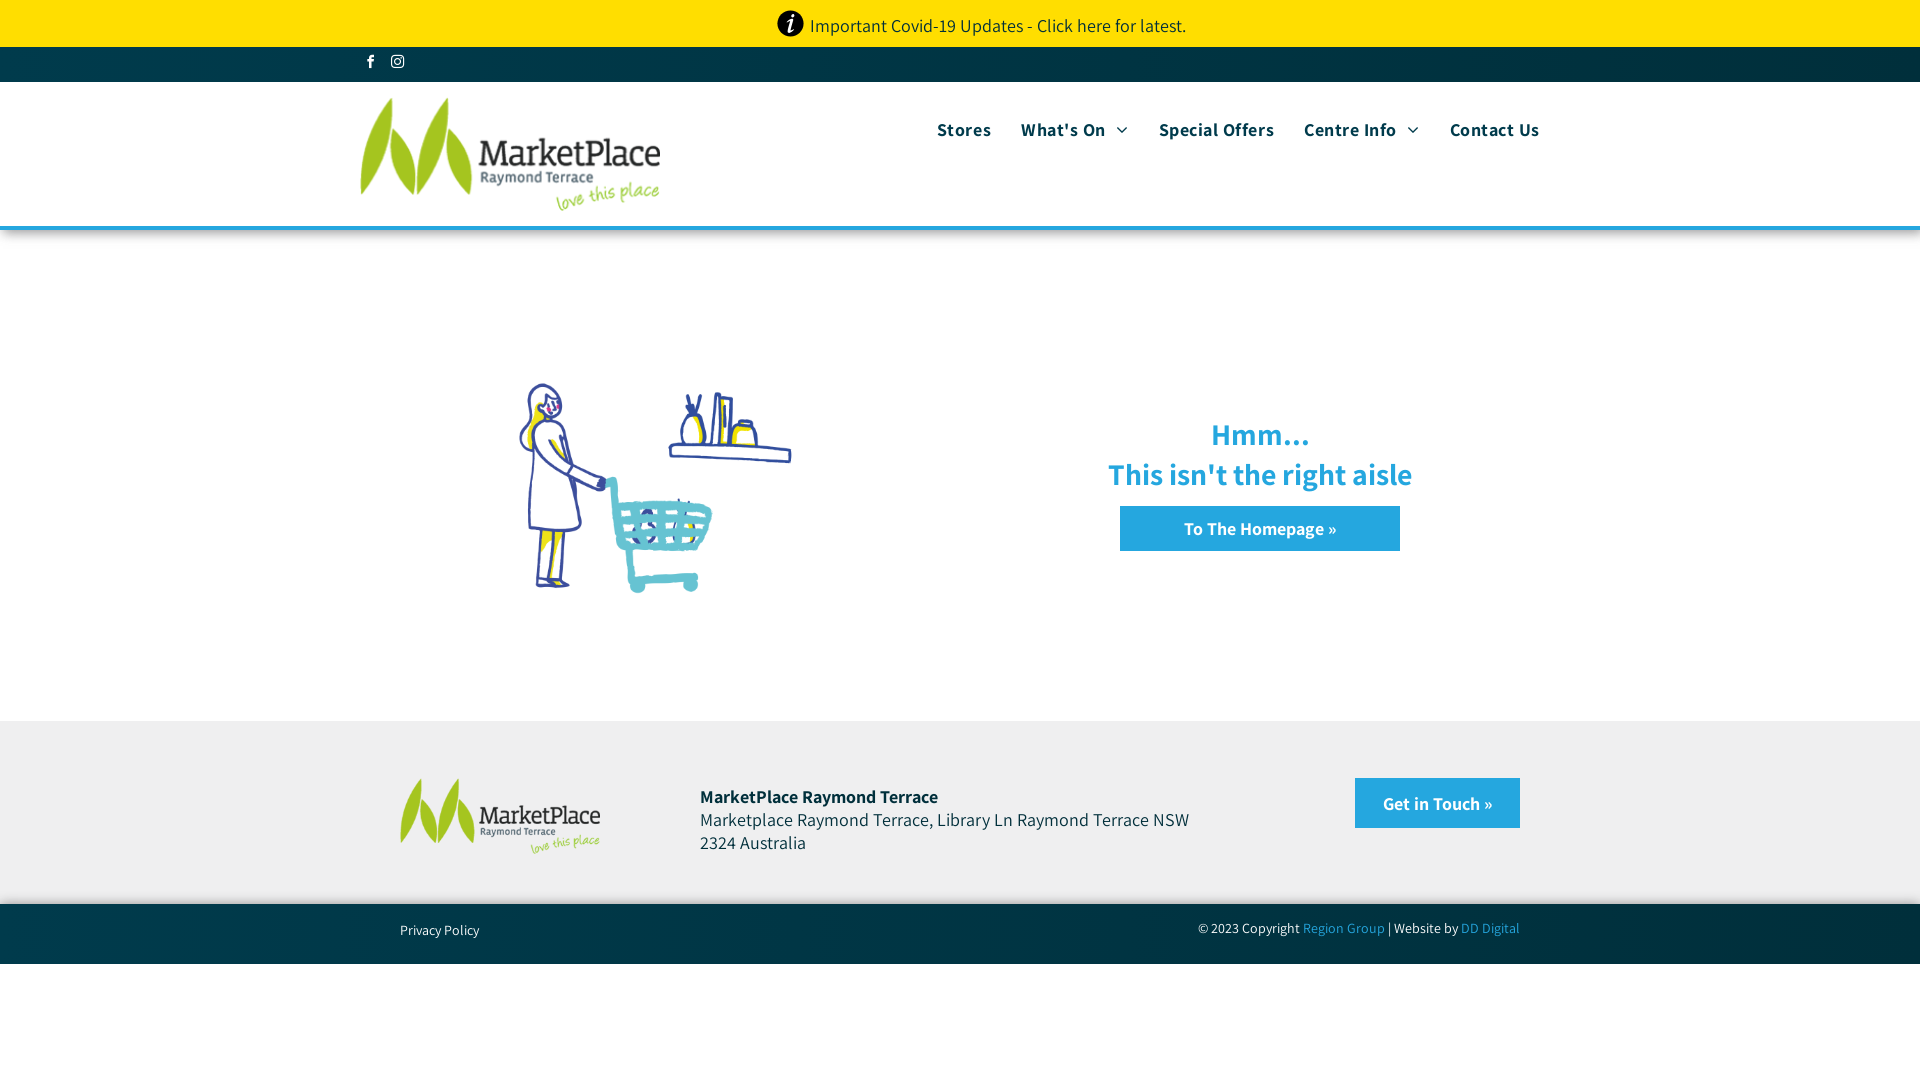  Describe the element at coordinates (964, 128) in the screenshot. I see `'Stores'` at that location.